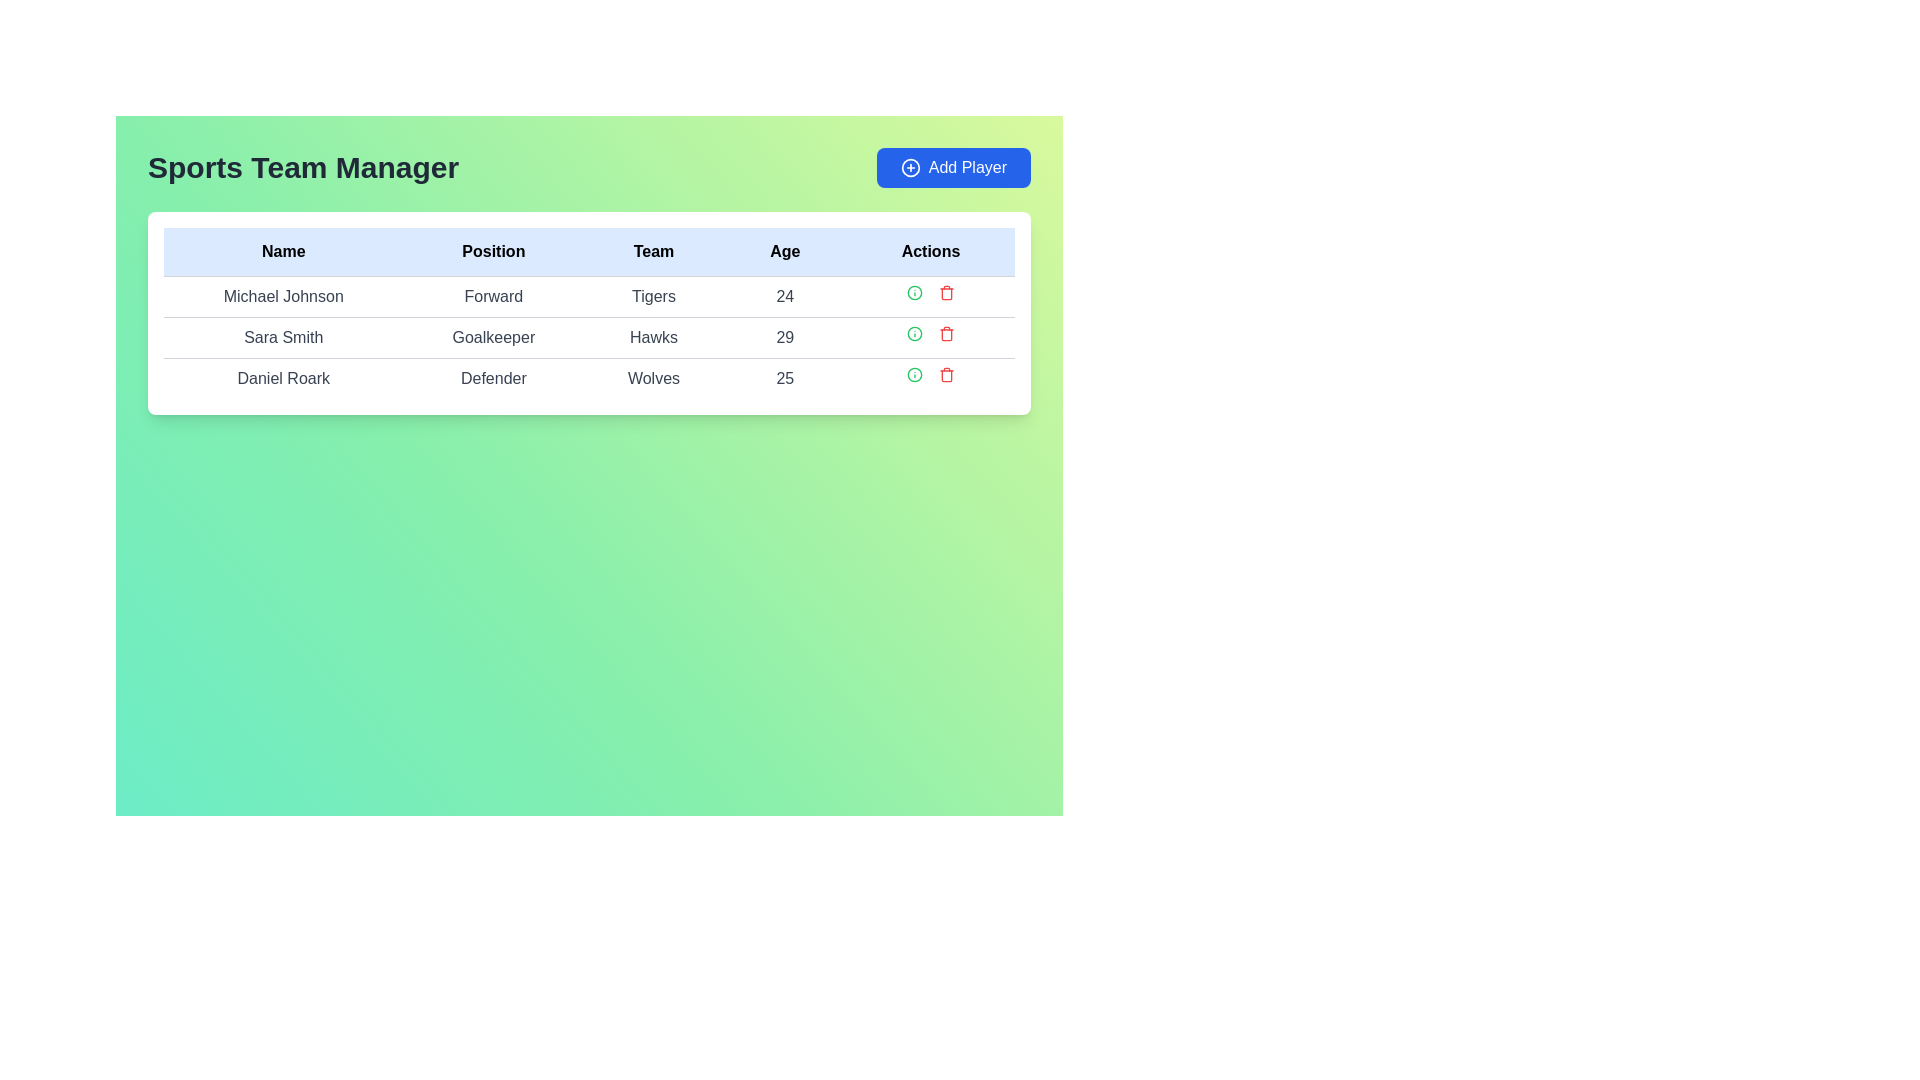 The width and height of the screenshot is (1920, 1080). What do you see at coordinates (653, 297) in the screenshot?
I see `the Text label that reads 'Tigers', which is located in the third column of the first row in the table, between 'Forward' and '24'` at bounding box center [653, 297].